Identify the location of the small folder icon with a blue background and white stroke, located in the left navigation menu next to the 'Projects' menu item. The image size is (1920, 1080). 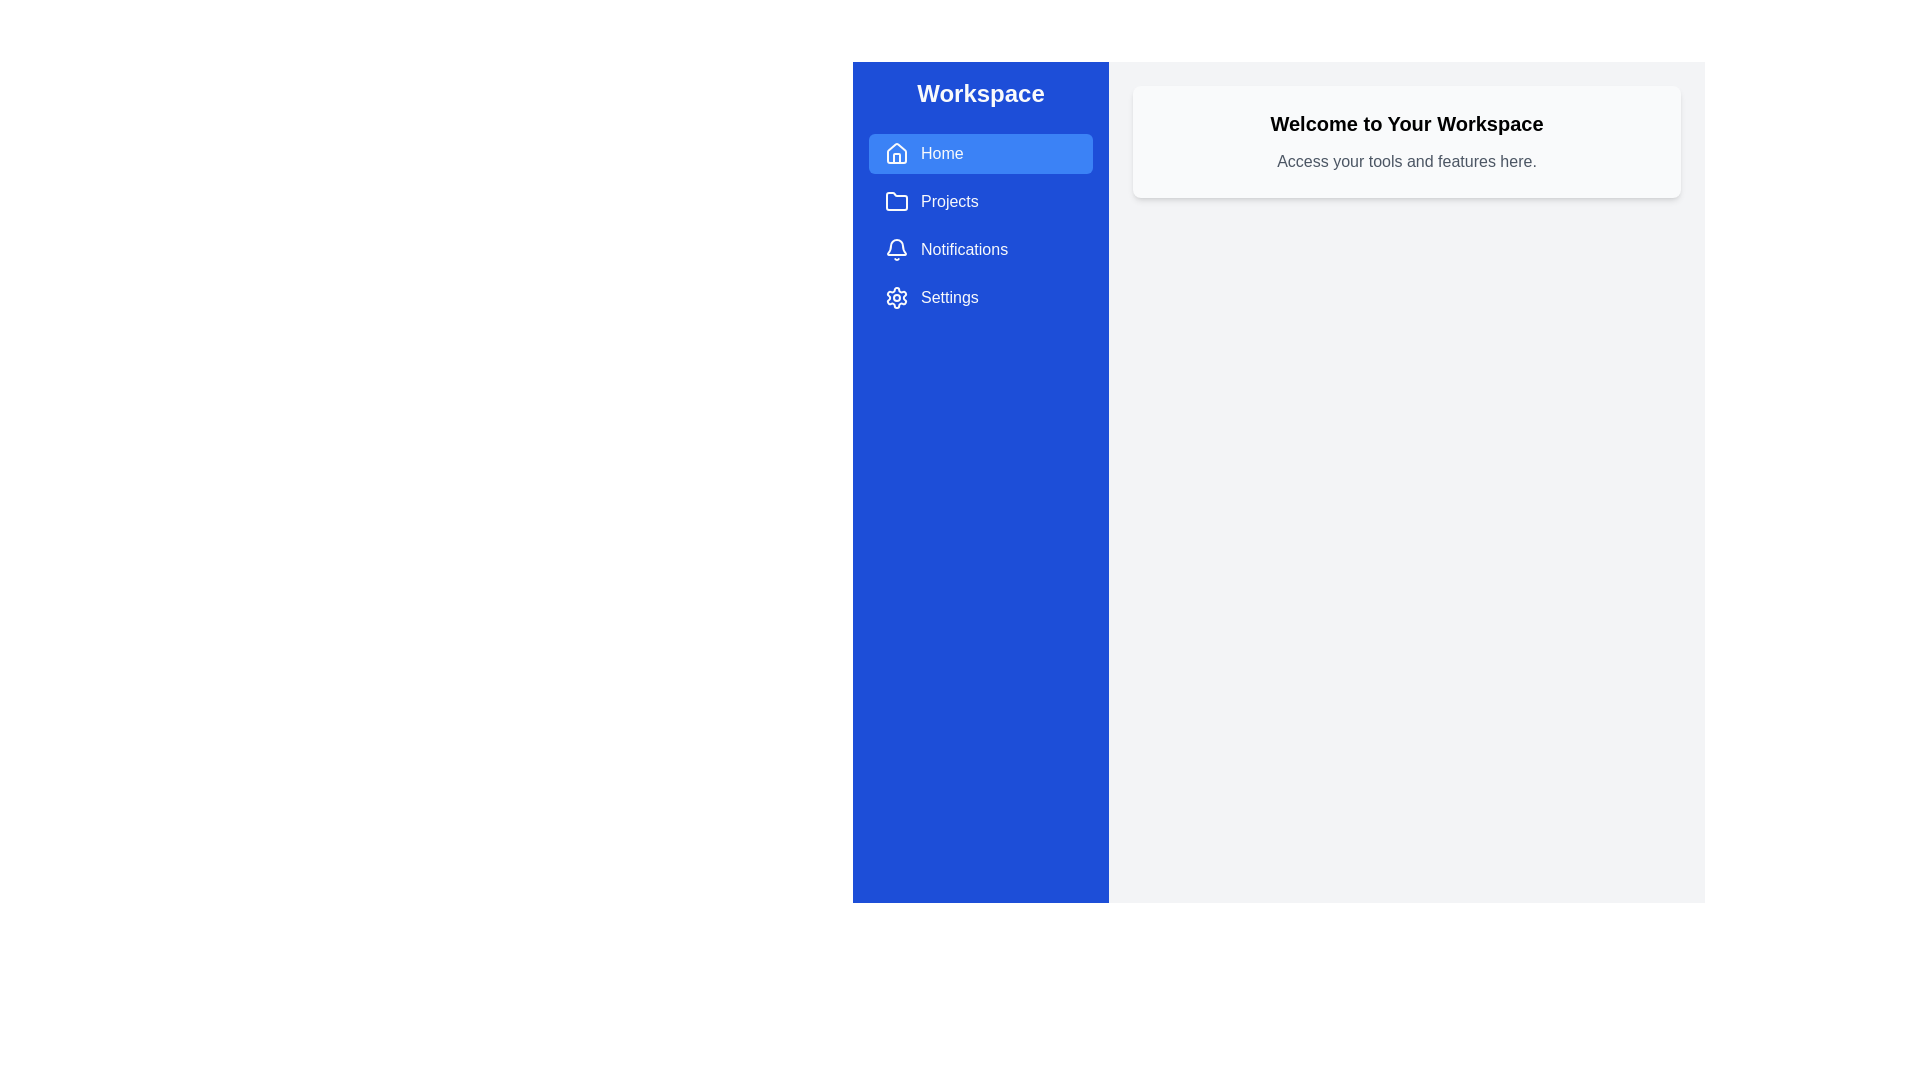
(896, 201).